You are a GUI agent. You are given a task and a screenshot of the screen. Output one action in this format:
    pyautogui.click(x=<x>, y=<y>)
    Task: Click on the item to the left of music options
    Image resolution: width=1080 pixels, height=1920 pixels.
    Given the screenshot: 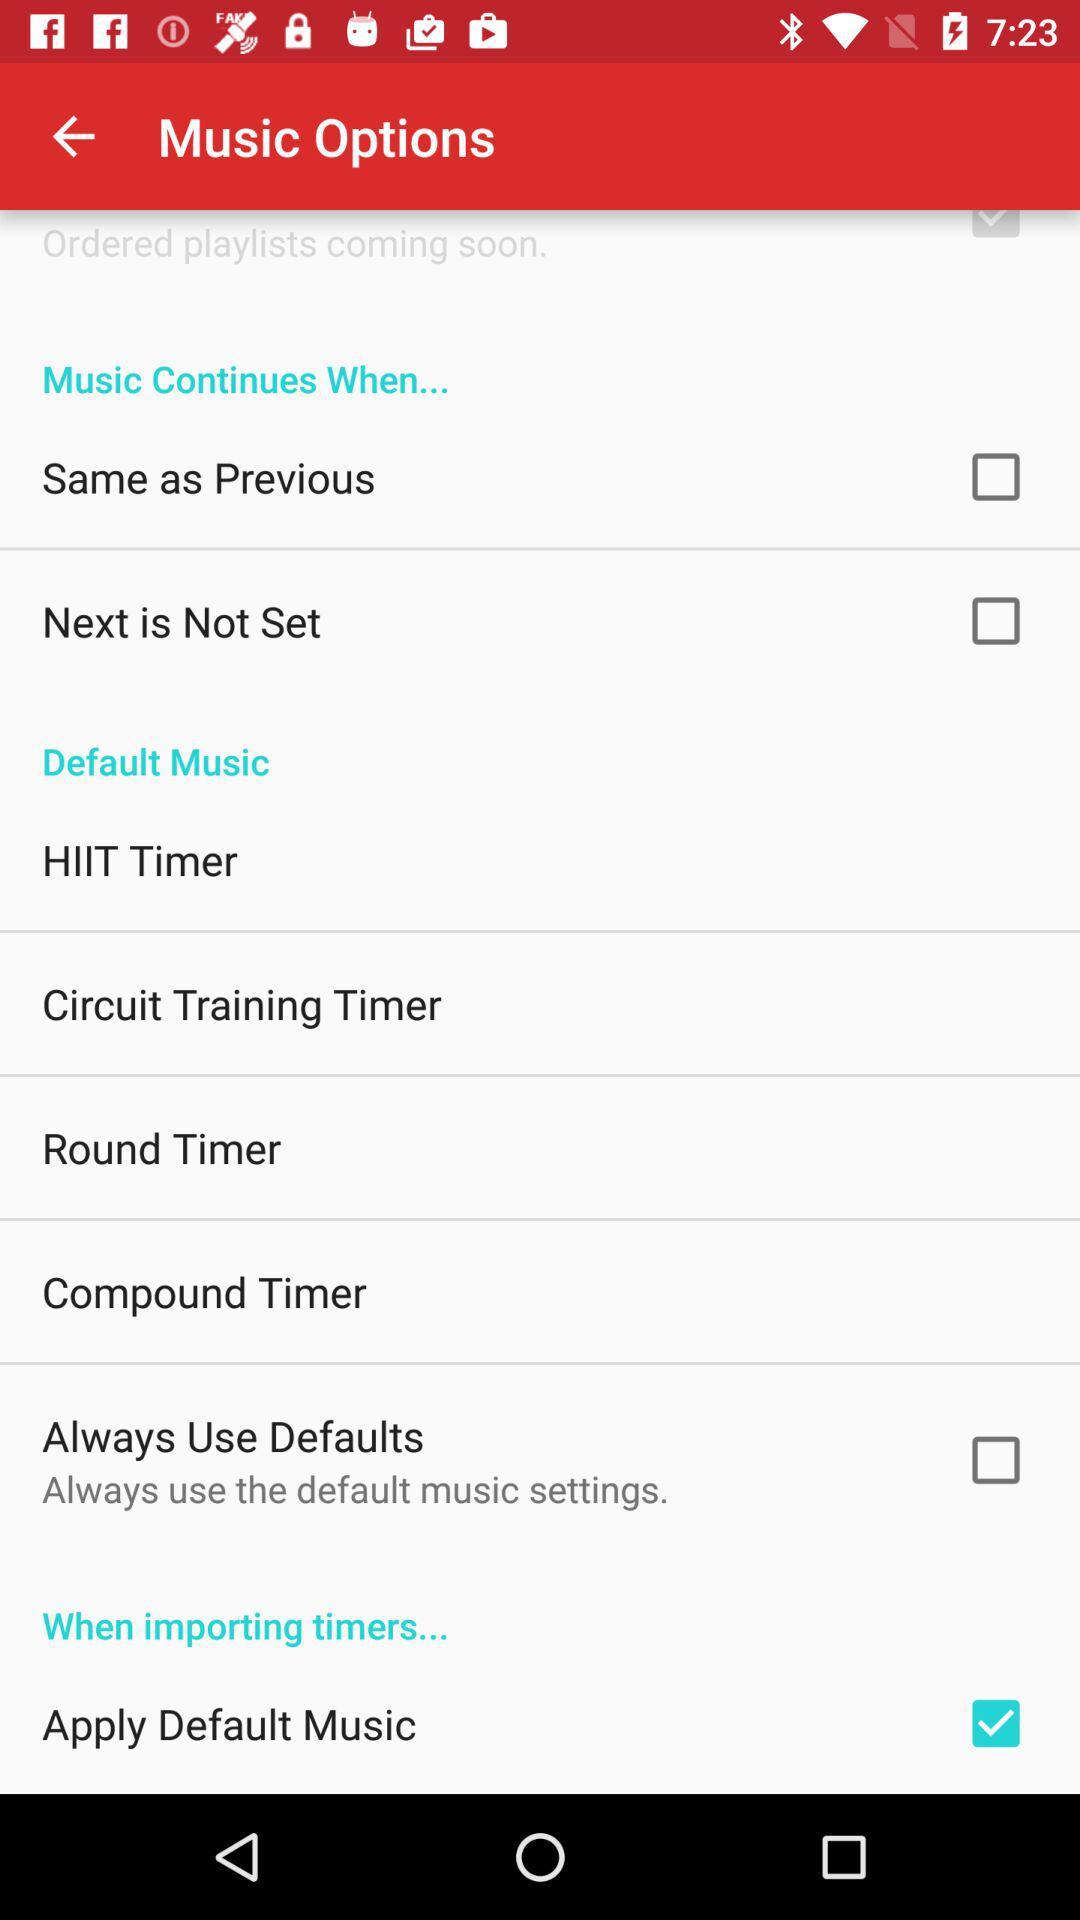 What is the action you would take?
    pyautogui.click(x=72, y=135)
    